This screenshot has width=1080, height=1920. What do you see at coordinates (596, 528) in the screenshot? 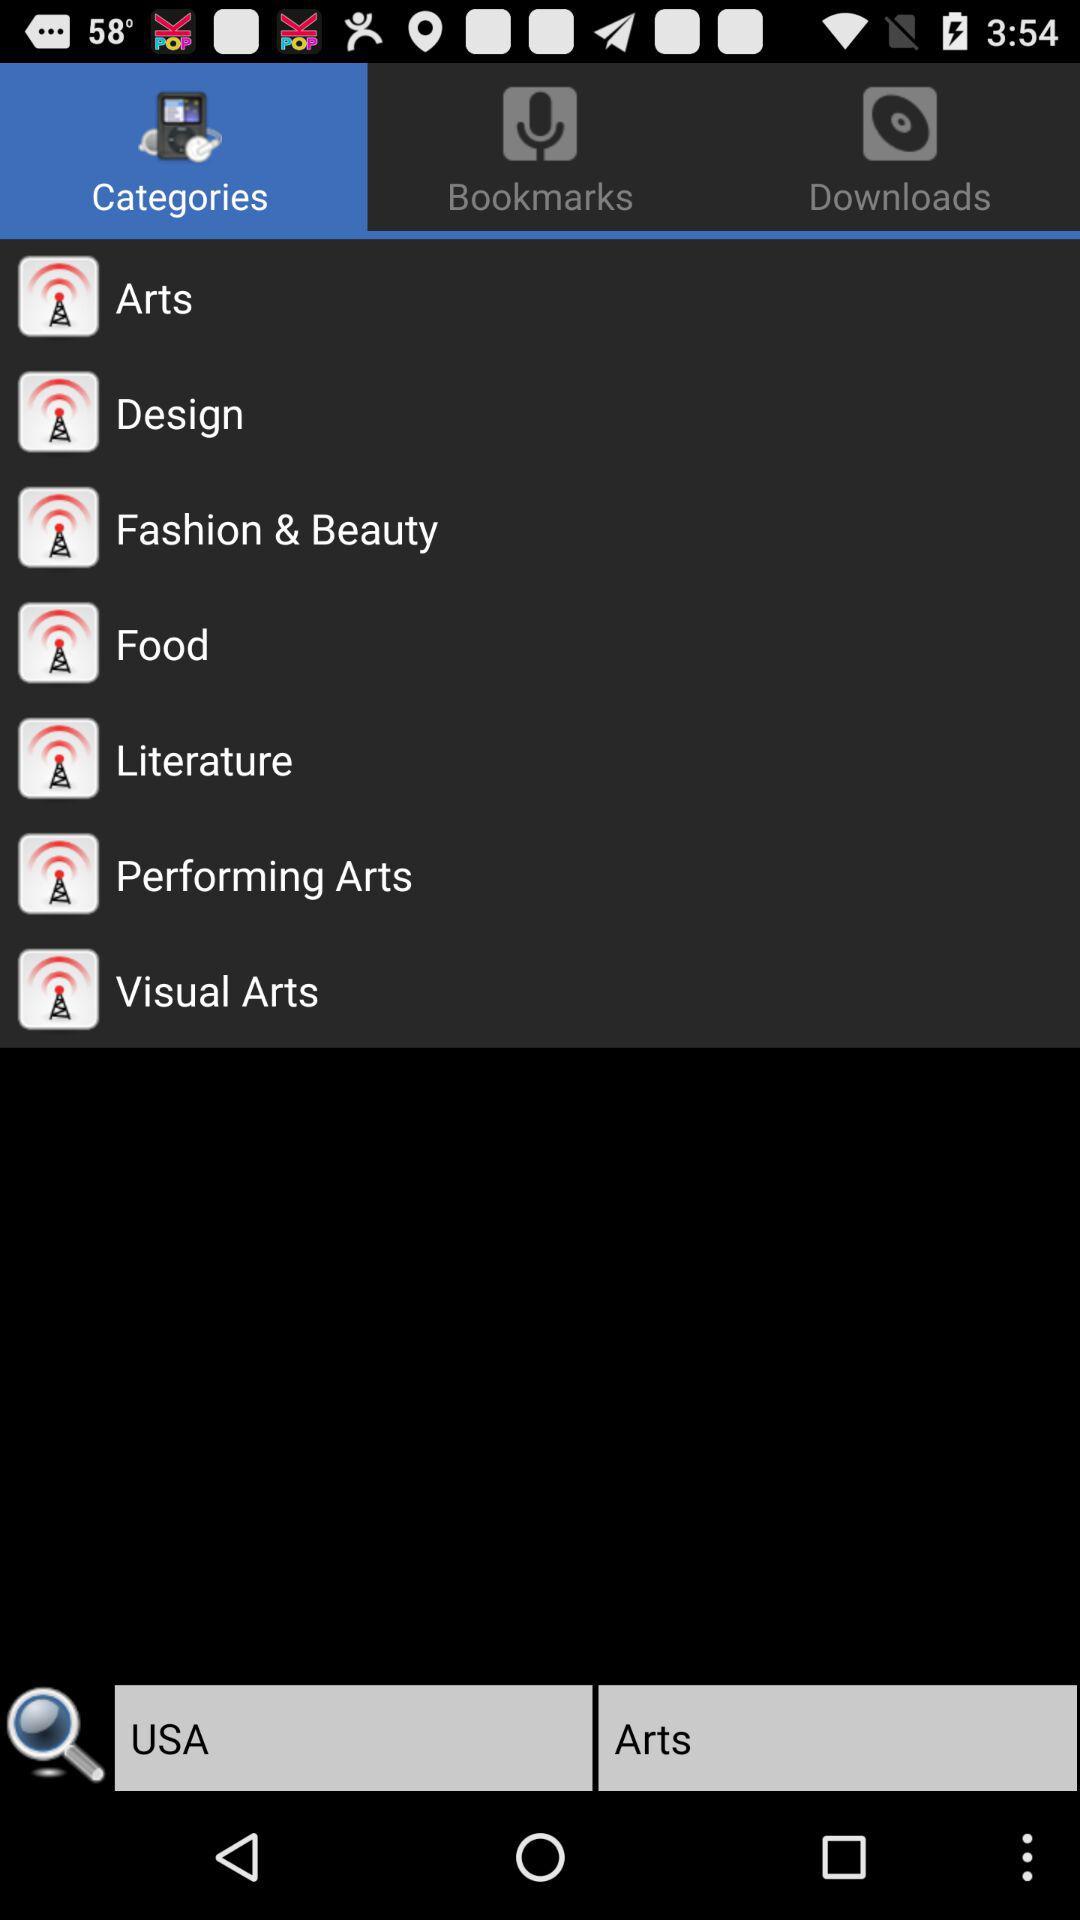
I see `fashion & beauty app` at bounding box center [596, 528].